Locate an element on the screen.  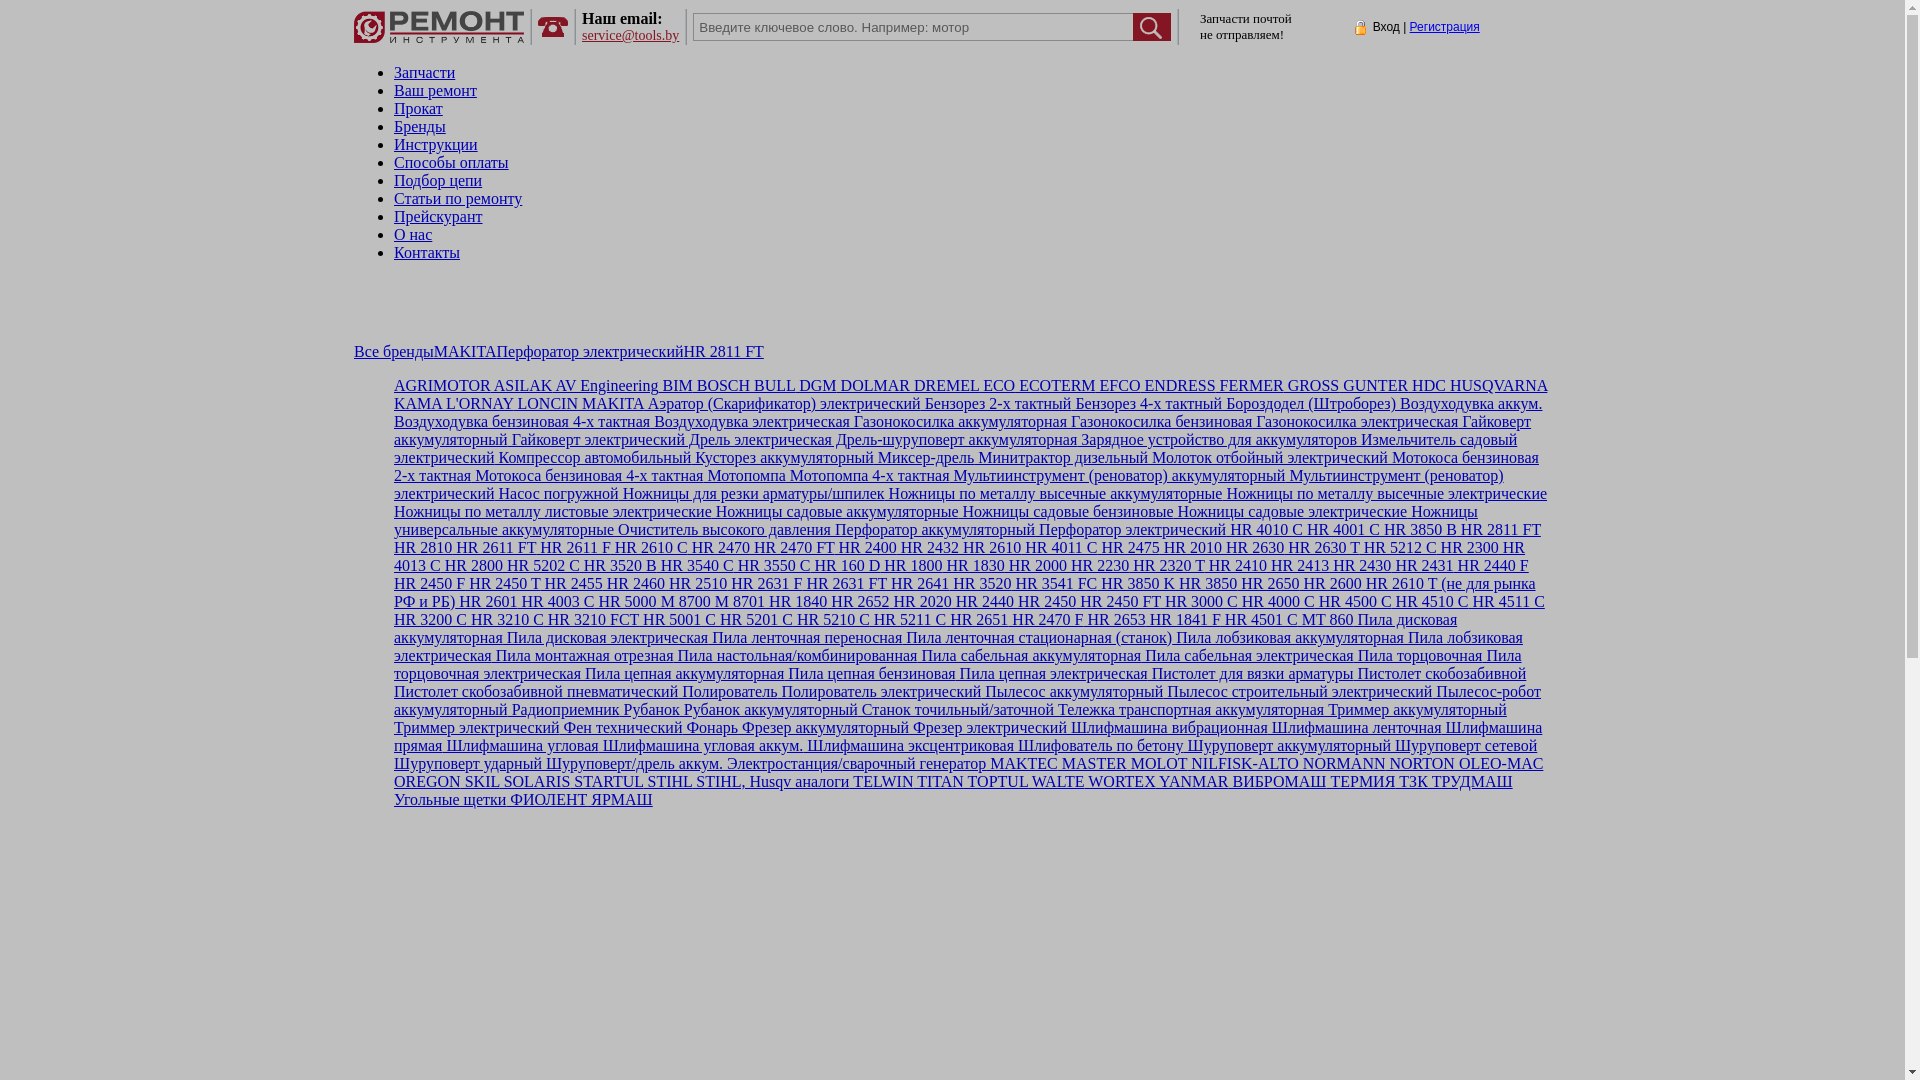
'HR 2440' is located at coordinates (983, 600).